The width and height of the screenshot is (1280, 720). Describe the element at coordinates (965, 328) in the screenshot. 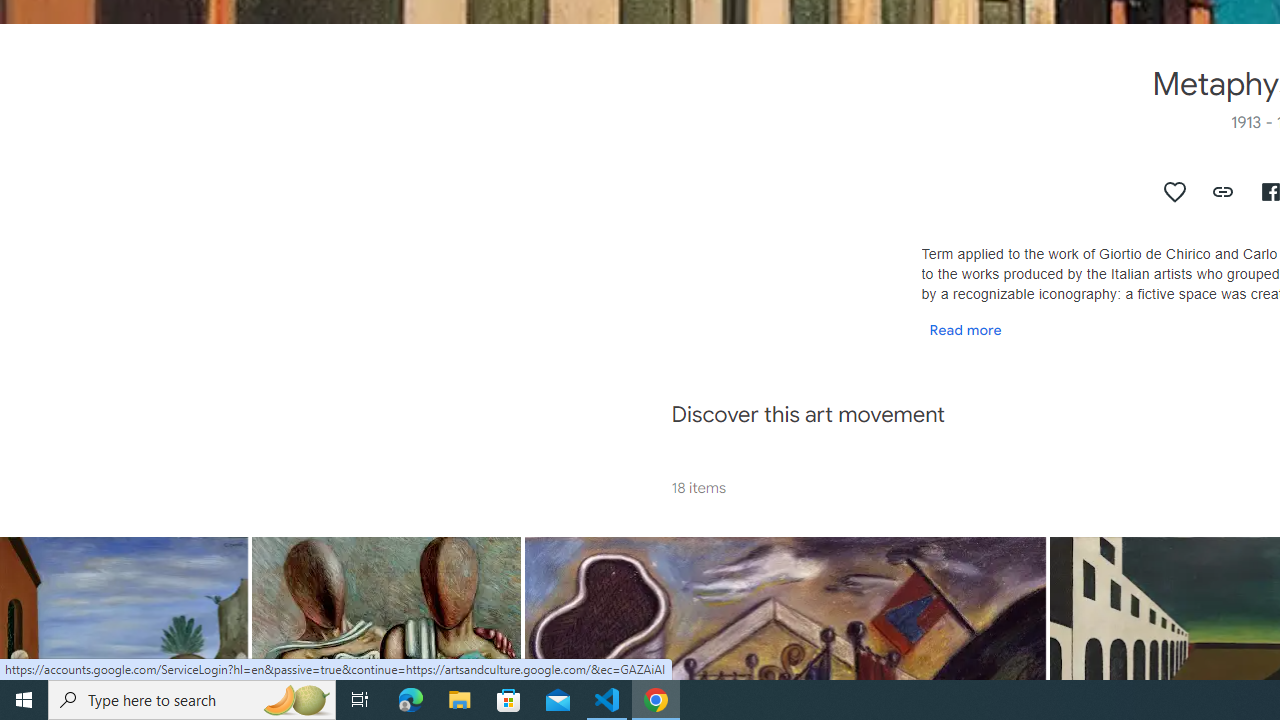

I see `'Read more'` at that location.